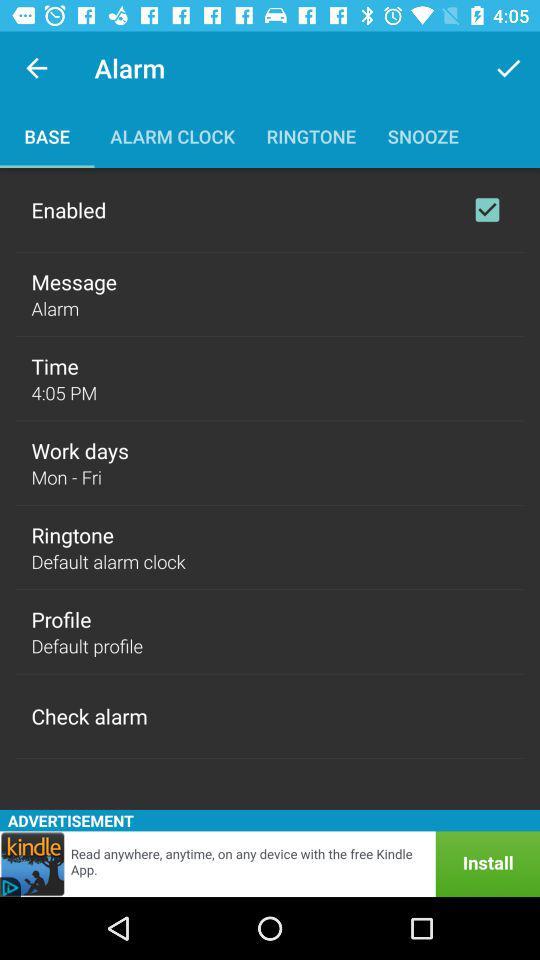 The height and width of the screenshot is (960, 540). I want to click on the item next to alarm item, so click(36, 68).